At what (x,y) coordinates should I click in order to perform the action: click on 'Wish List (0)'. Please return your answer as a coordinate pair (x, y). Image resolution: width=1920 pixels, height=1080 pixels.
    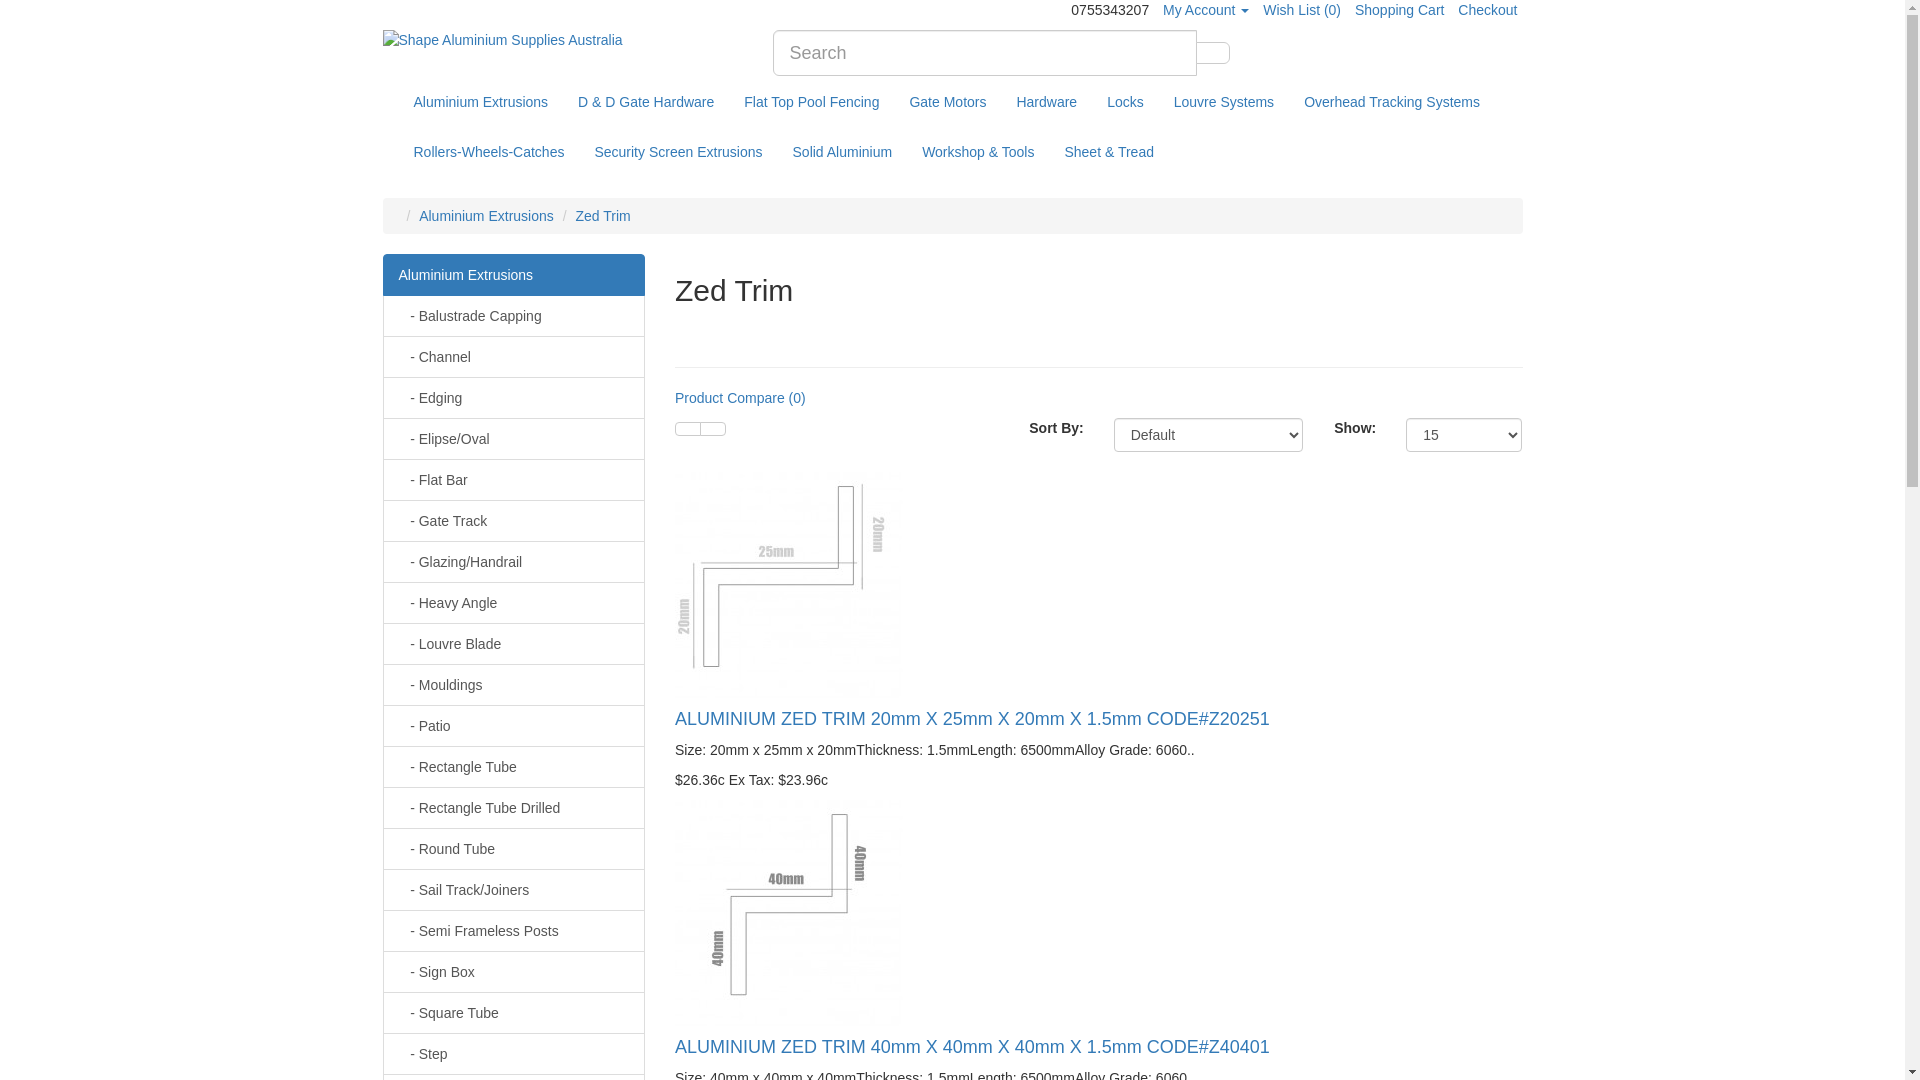
    Looking at the image, I should click on (1301, 10).